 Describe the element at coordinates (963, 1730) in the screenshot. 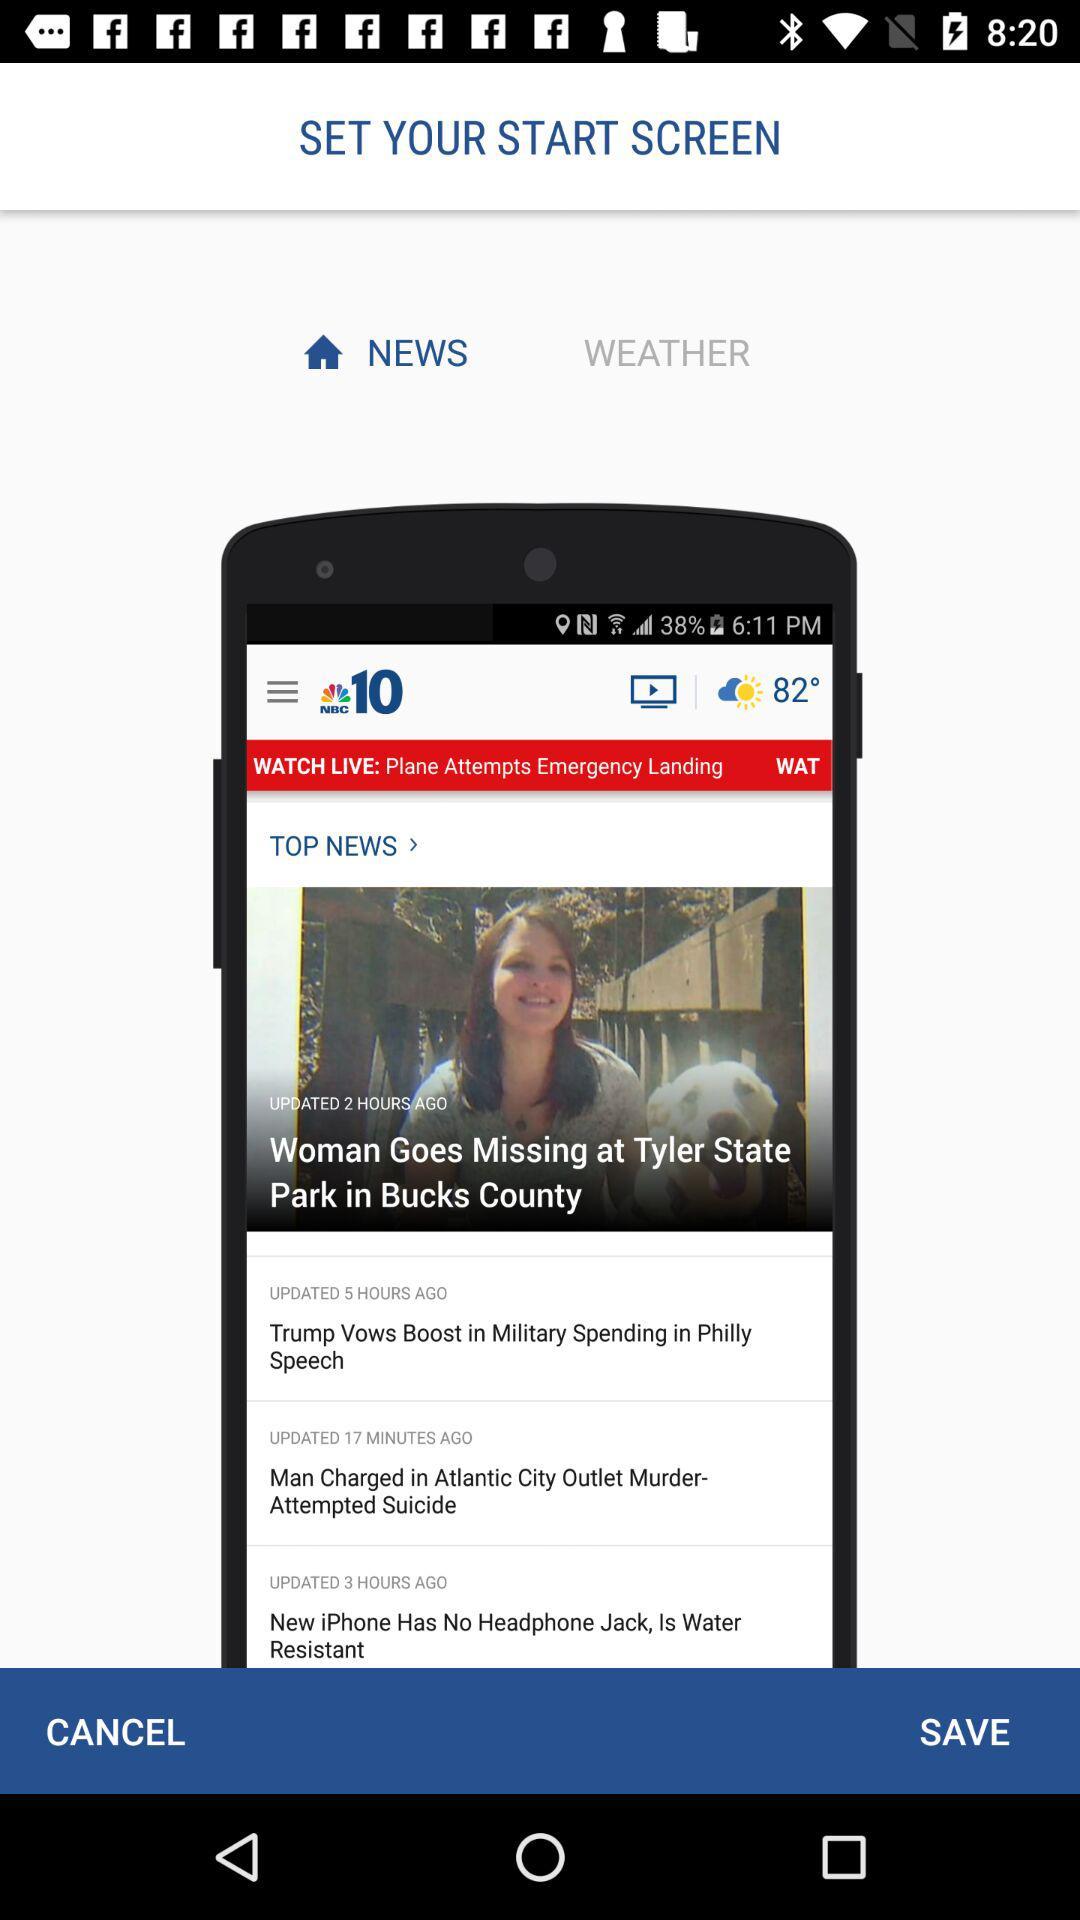

I see `save item` at that location.